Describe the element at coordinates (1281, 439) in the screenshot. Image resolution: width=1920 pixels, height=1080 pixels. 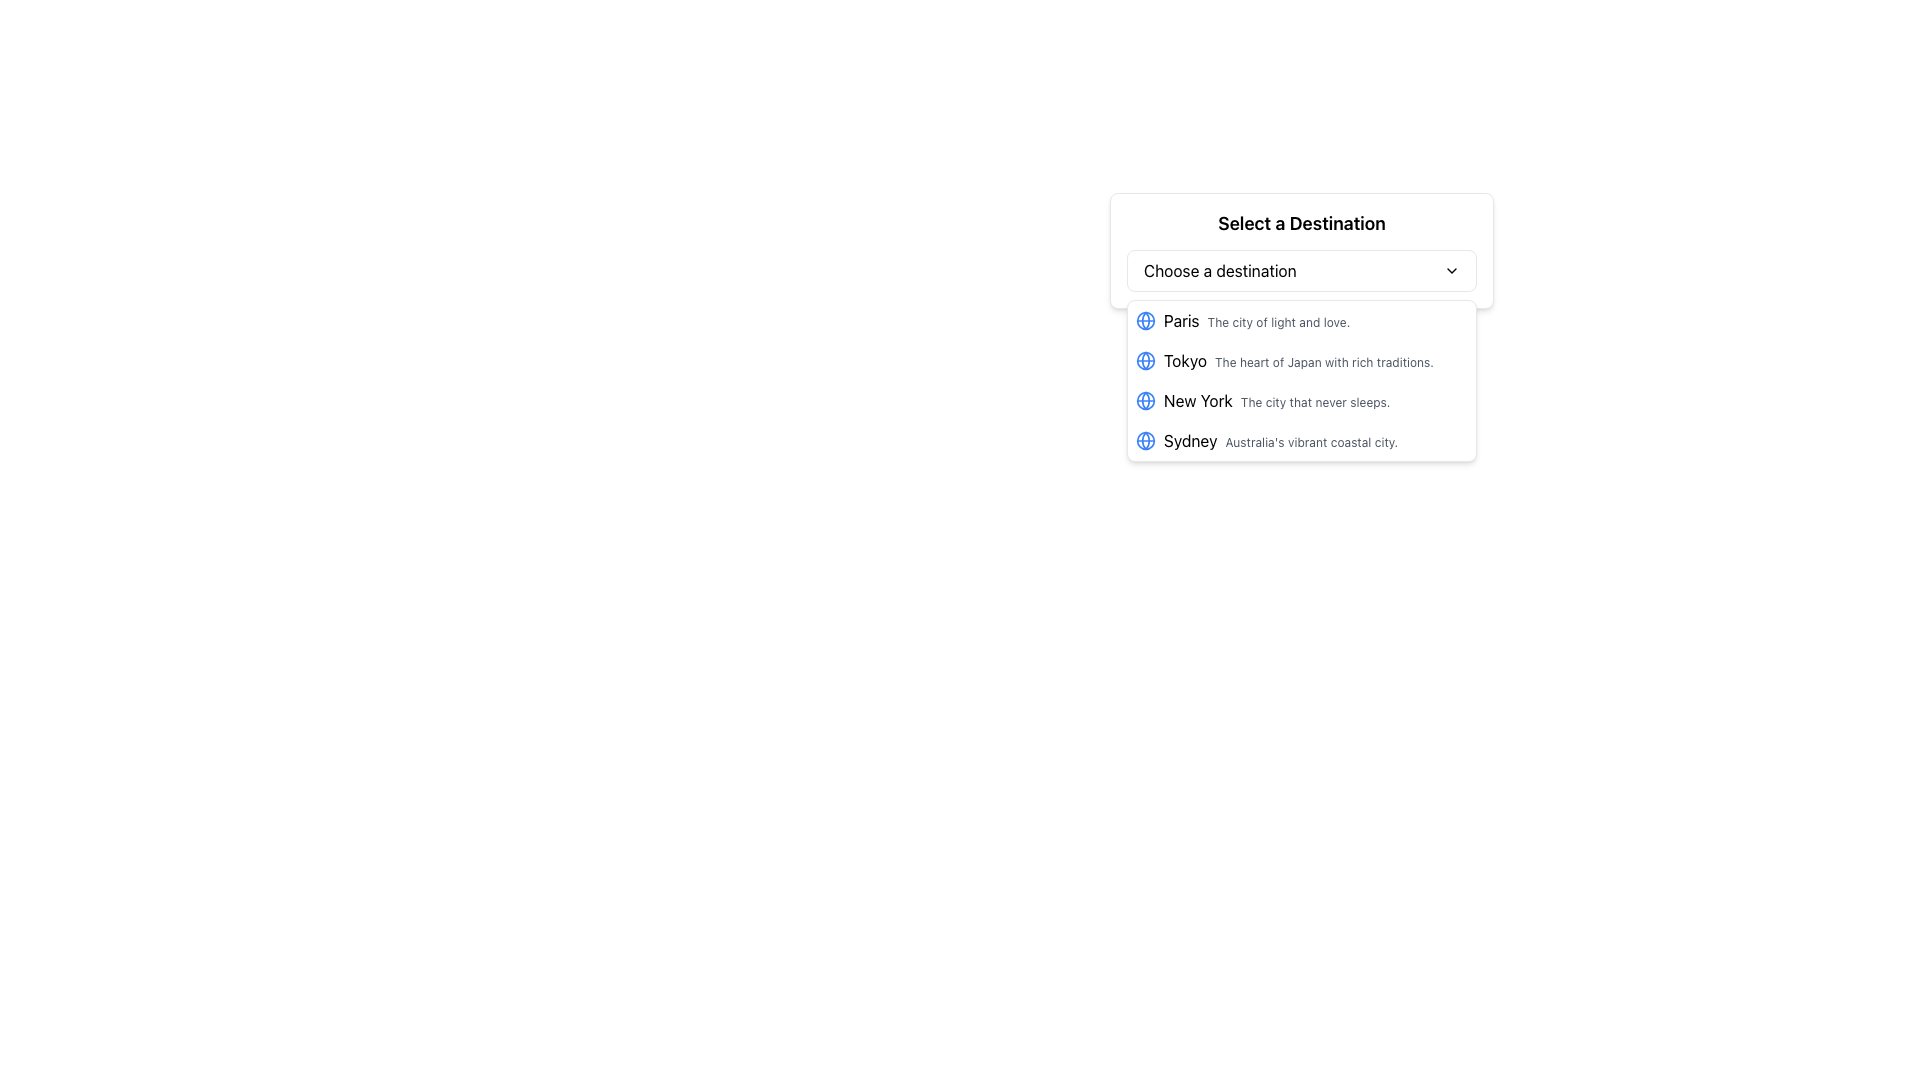
I see `the fourth item in the 'Choose a destination' dropdown menu` at that location.